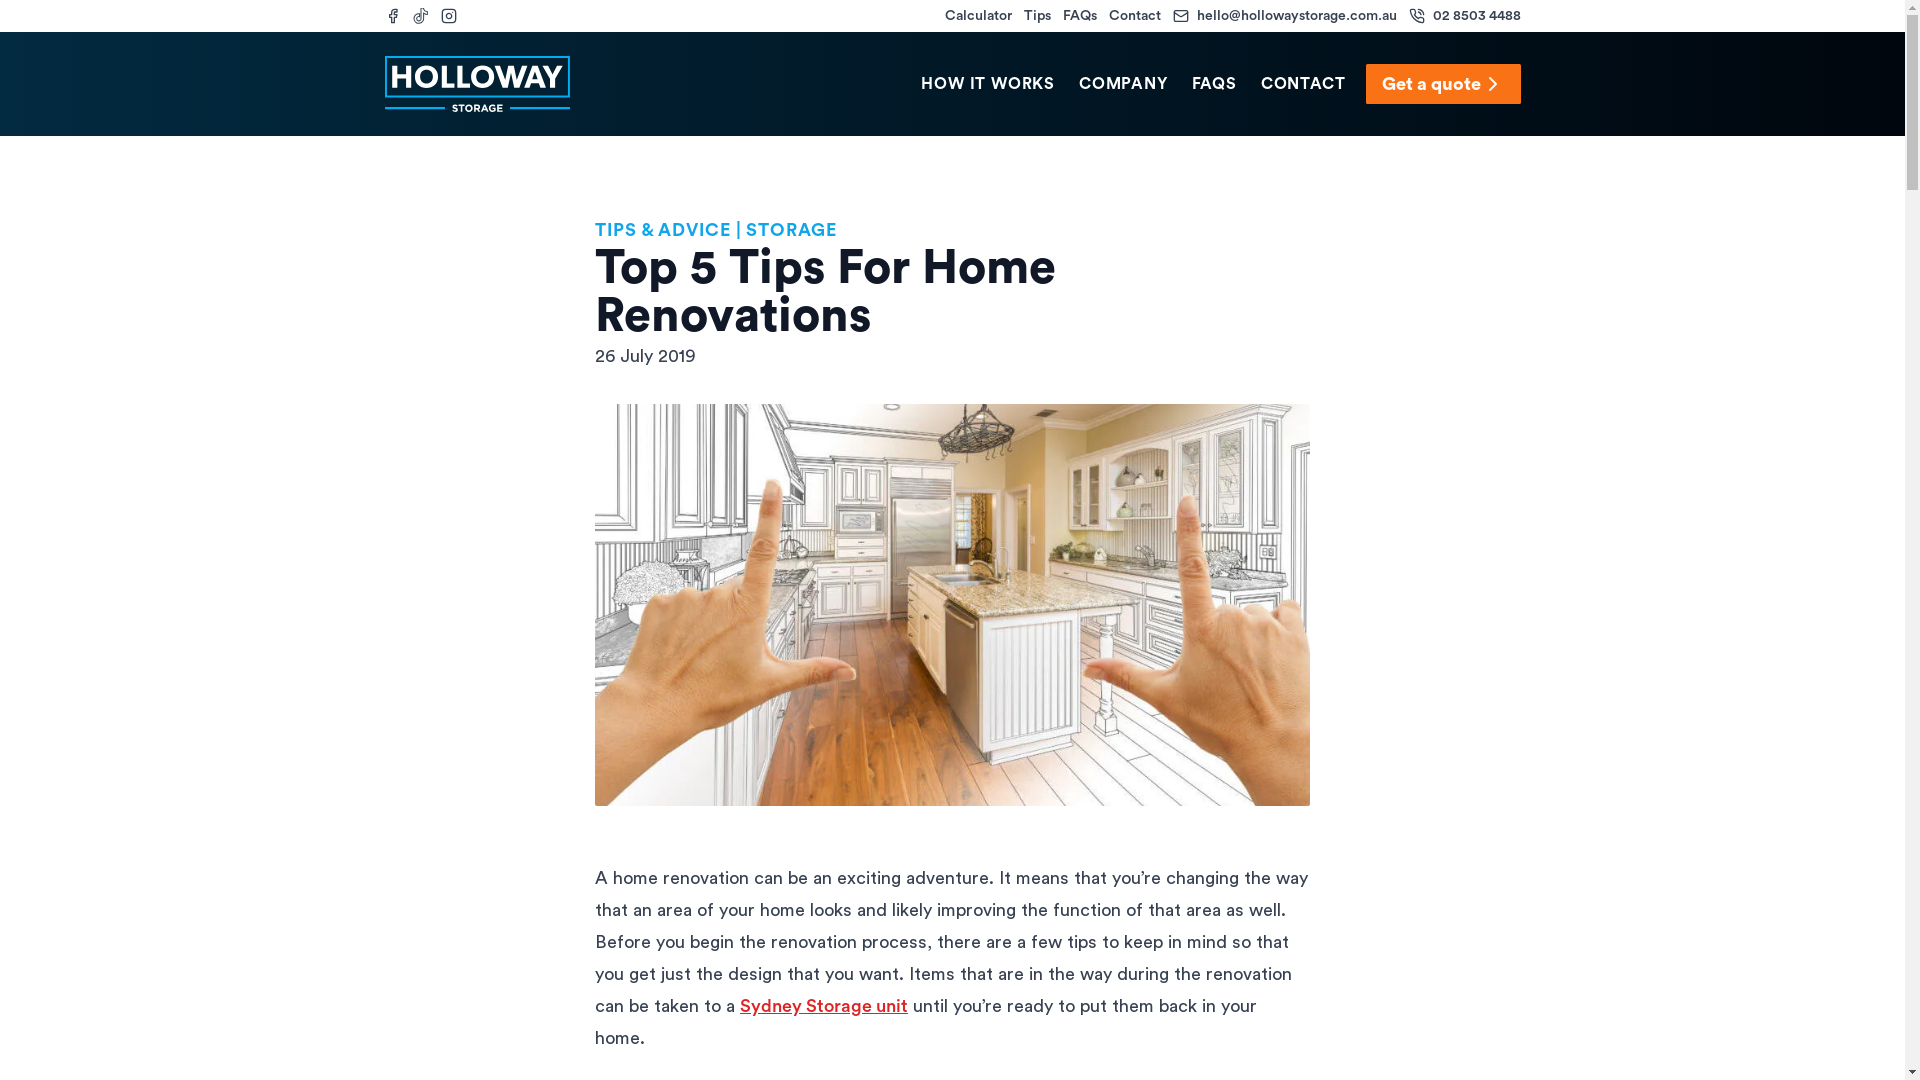  I want to click on 'Get a quote', so click(1443, 83).